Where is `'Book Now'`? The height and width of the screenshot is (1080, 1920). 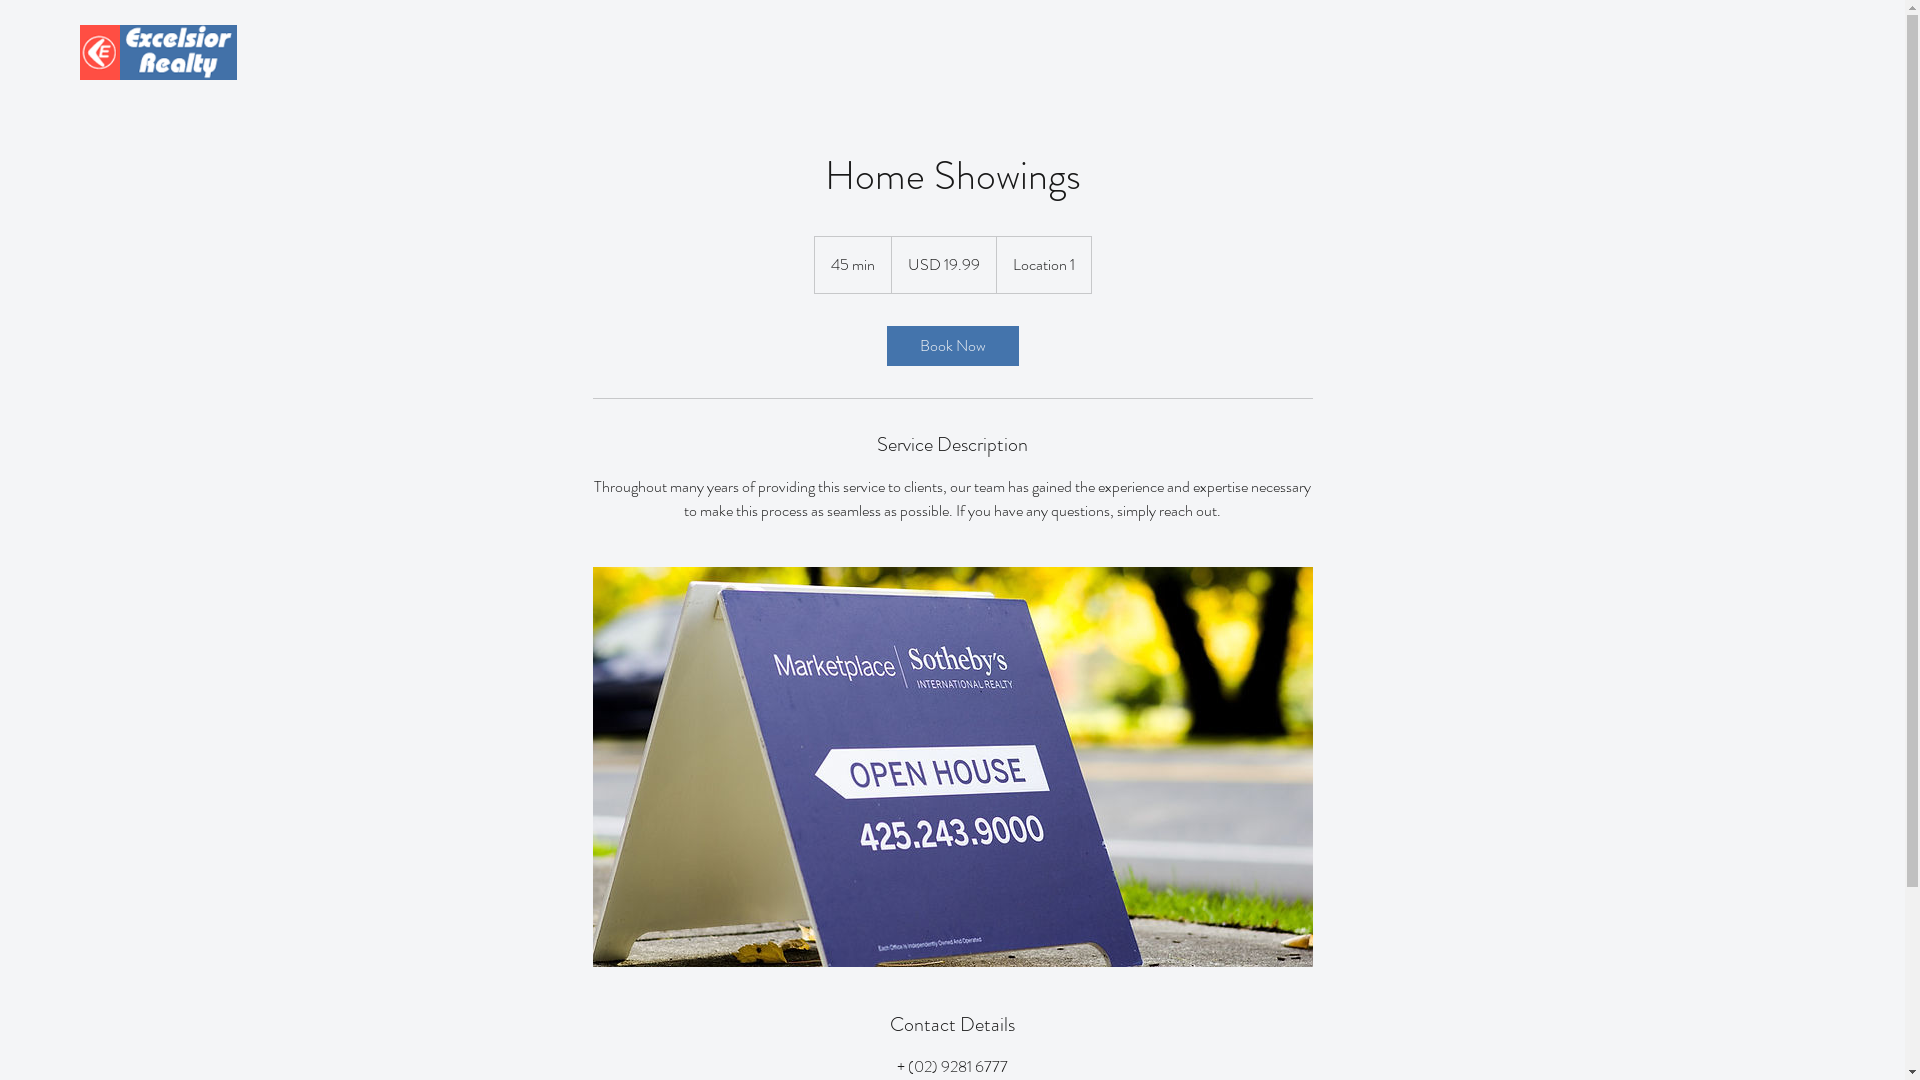 'Book Now' is located at coordinates (950, 345).